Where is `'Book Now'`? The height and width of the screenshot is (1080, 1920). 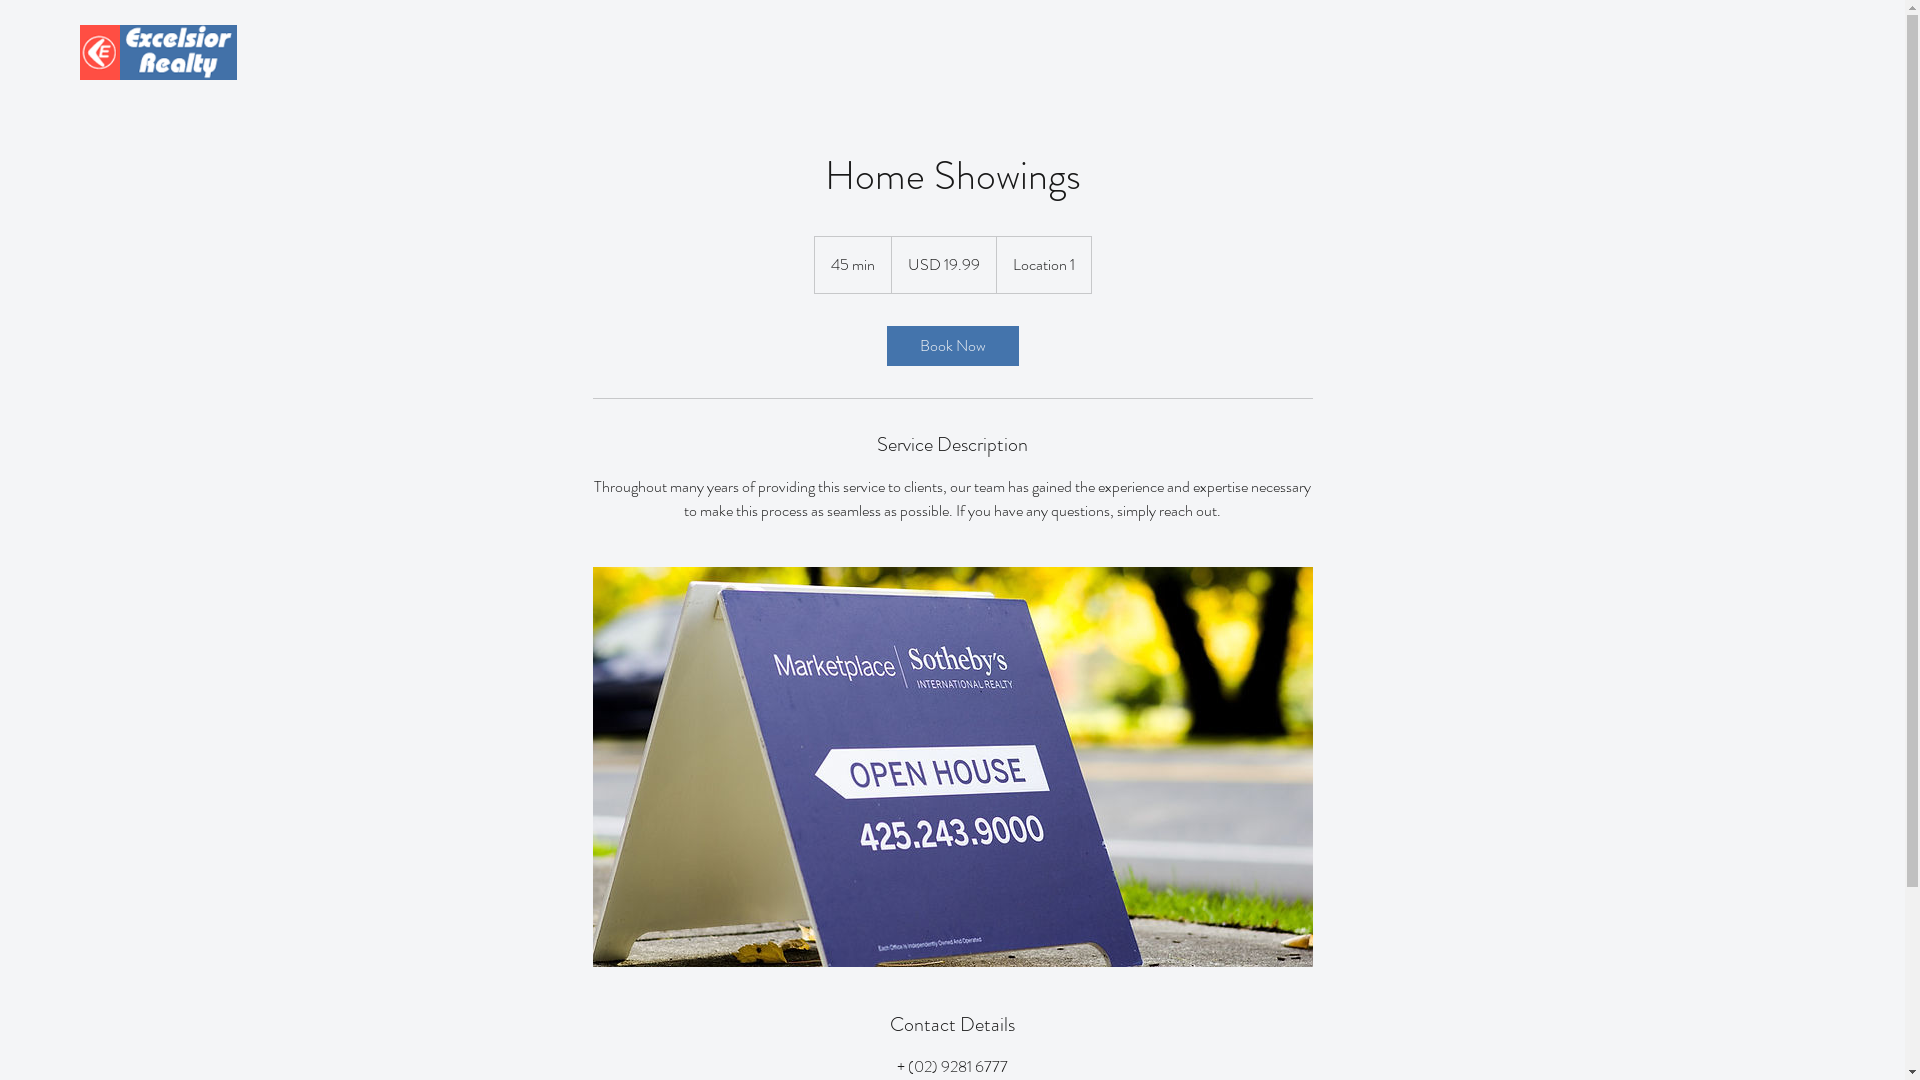 'Book Now' is located at coordinates (950, 345).